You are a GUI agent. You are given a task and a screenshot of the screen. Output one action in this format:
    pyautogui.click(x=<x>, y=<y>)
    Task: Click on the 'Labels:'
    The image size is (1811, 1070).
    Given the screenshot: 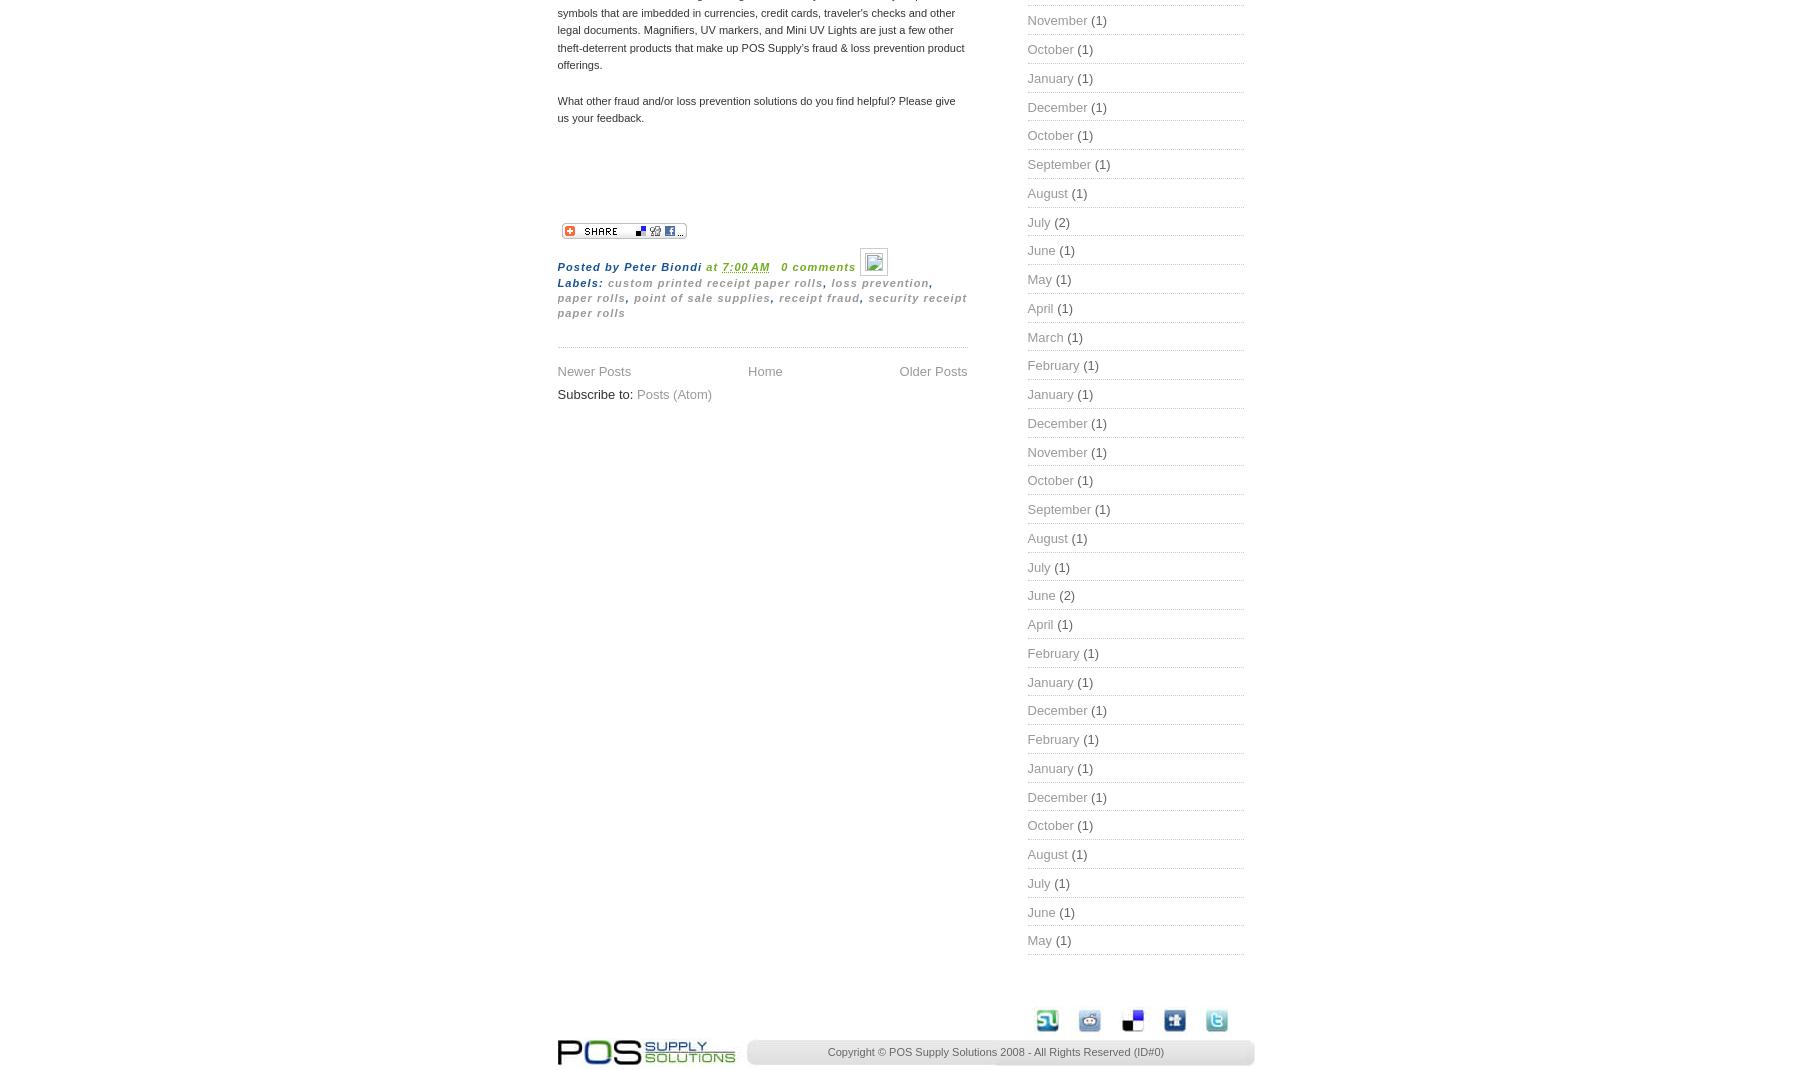 What is the action you would take?
    pyautogui.click(x=556, y=282)
    